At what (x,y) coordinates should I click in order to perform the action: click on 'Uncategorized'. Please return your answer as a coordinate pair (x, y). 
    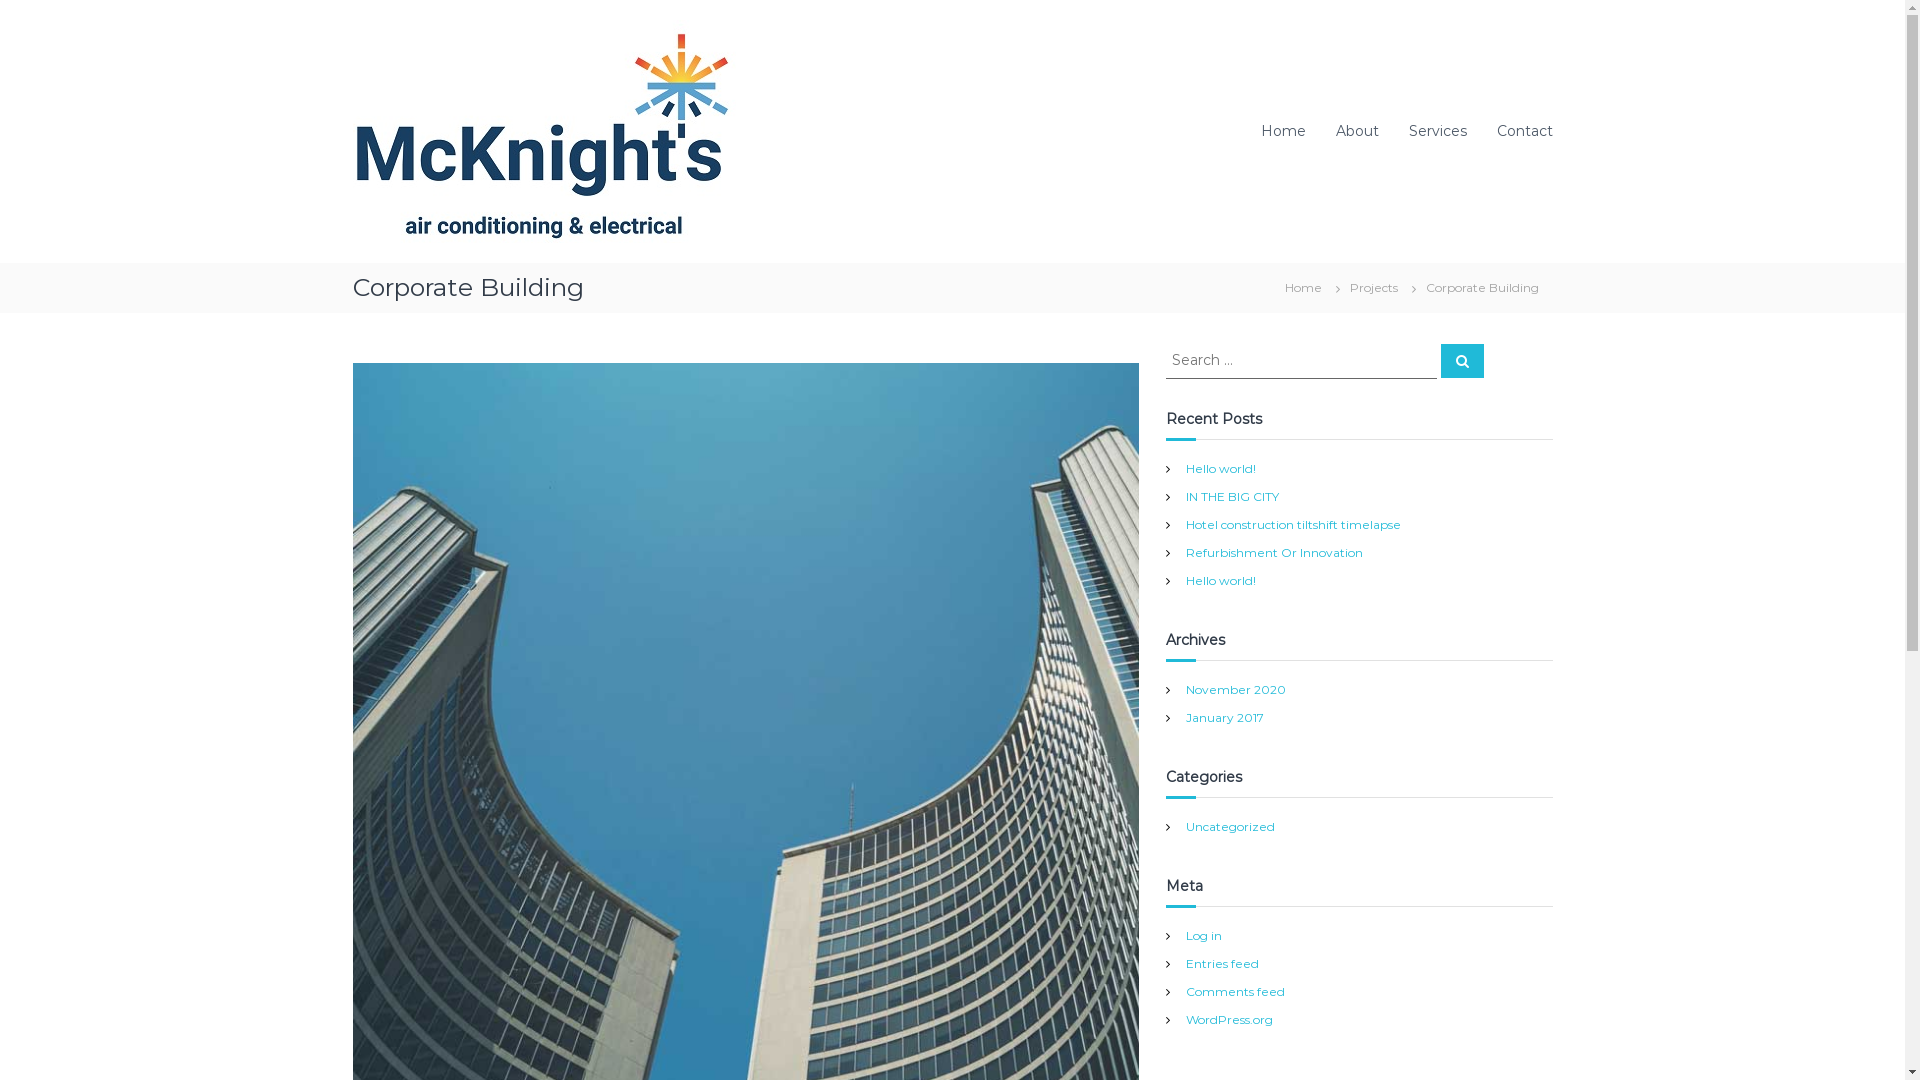
    Looking at the image, I should click on (1229, 825).